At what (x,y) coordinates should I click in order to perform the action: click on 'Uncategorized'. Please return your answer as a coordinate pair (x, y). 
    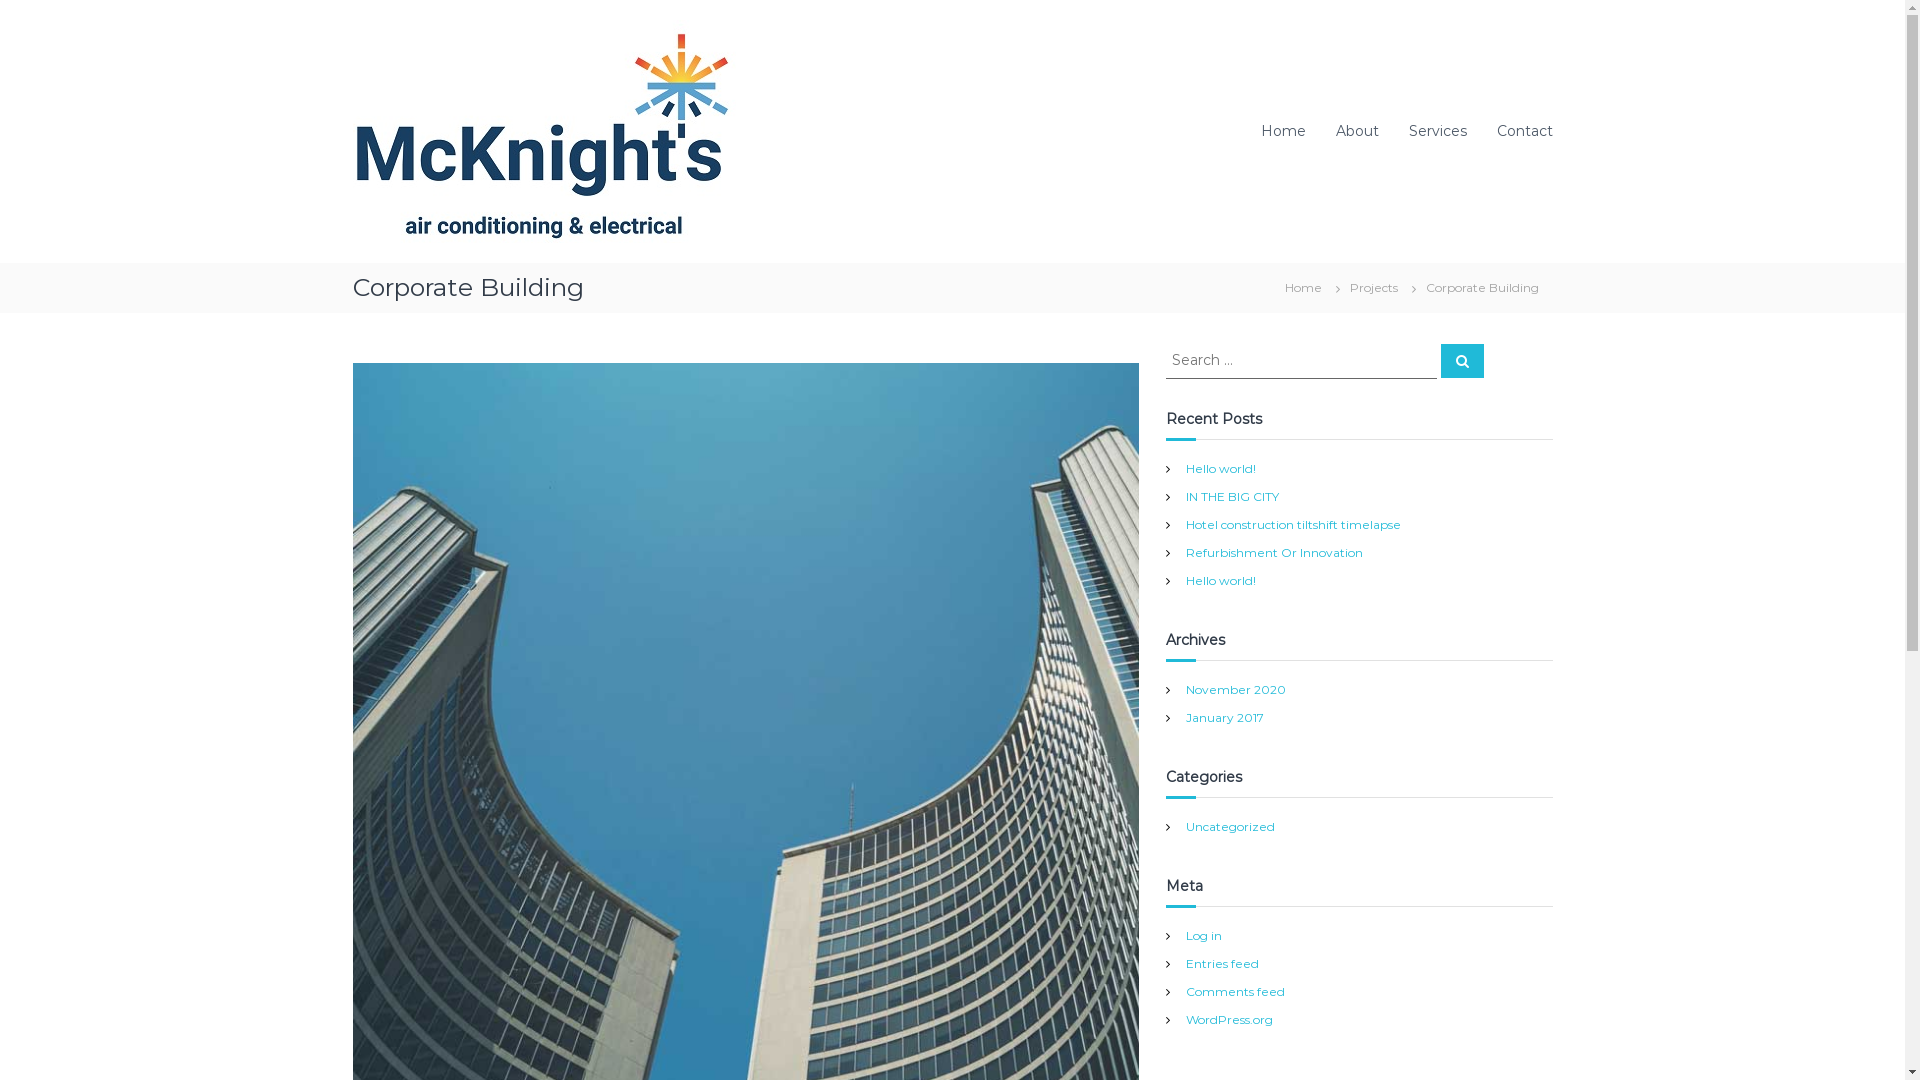
    Looking at the image, I should click on (1229, 825).